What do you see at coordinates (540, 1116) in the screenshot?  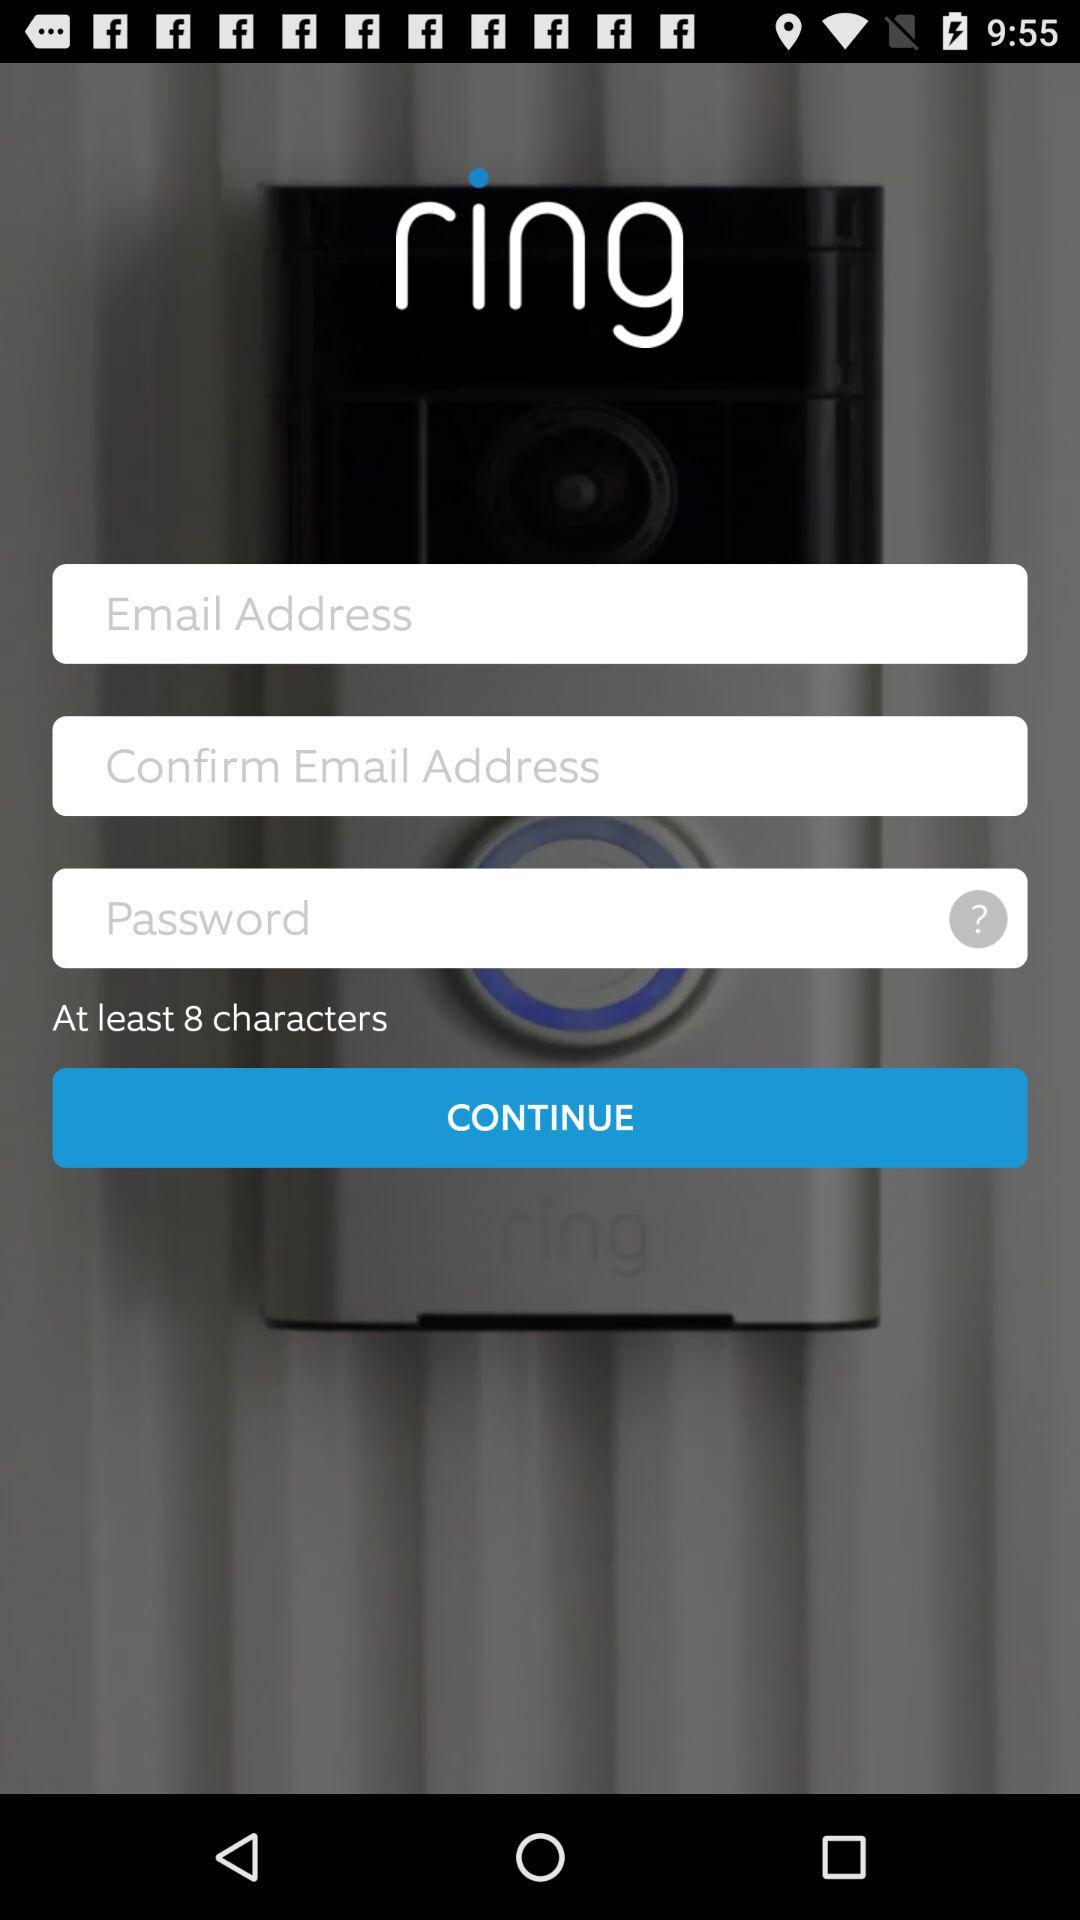 I see `continue icon` at bounding box center [540, 1116].